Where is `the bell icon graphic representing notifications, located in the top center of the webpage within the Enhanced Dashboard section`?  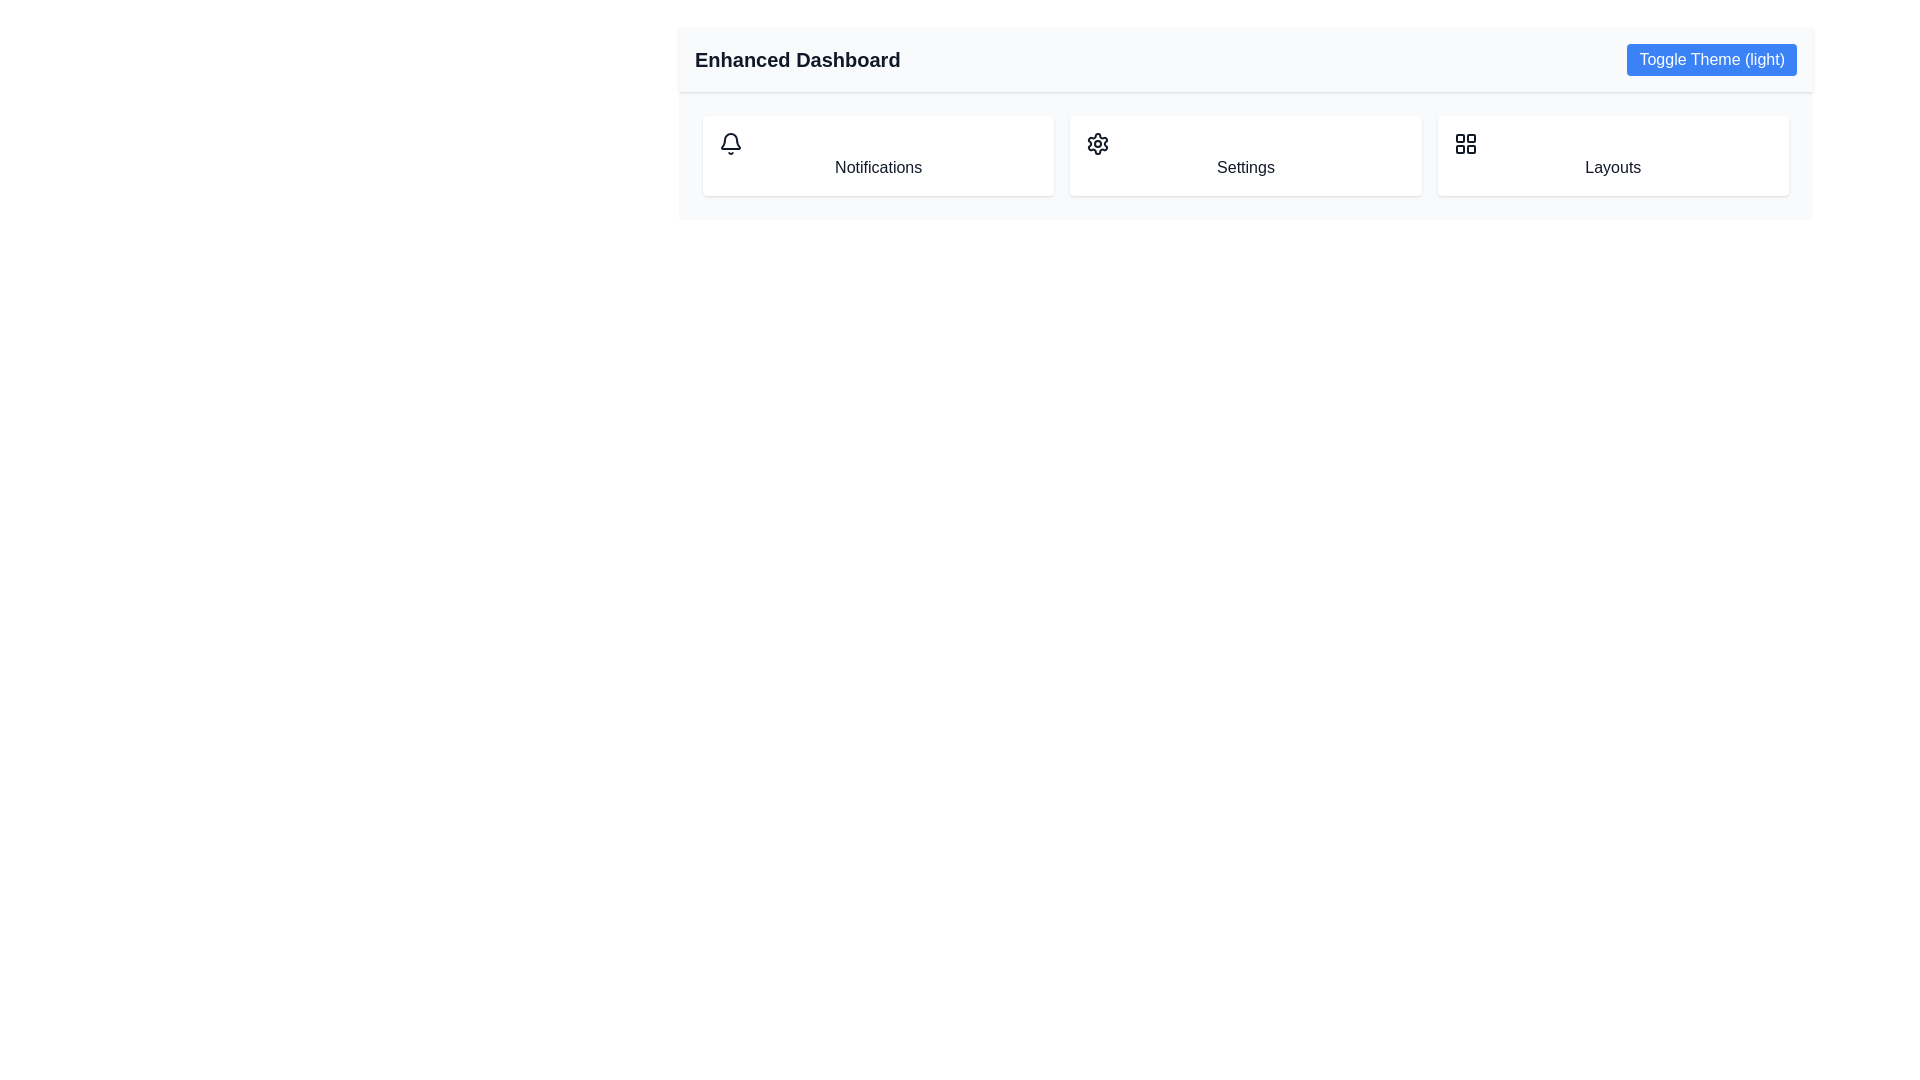
the bell icon graphic representing notifications, located in the top center of the webpage within the Enhanced Dashboard section is located at coordinates (729, 140).